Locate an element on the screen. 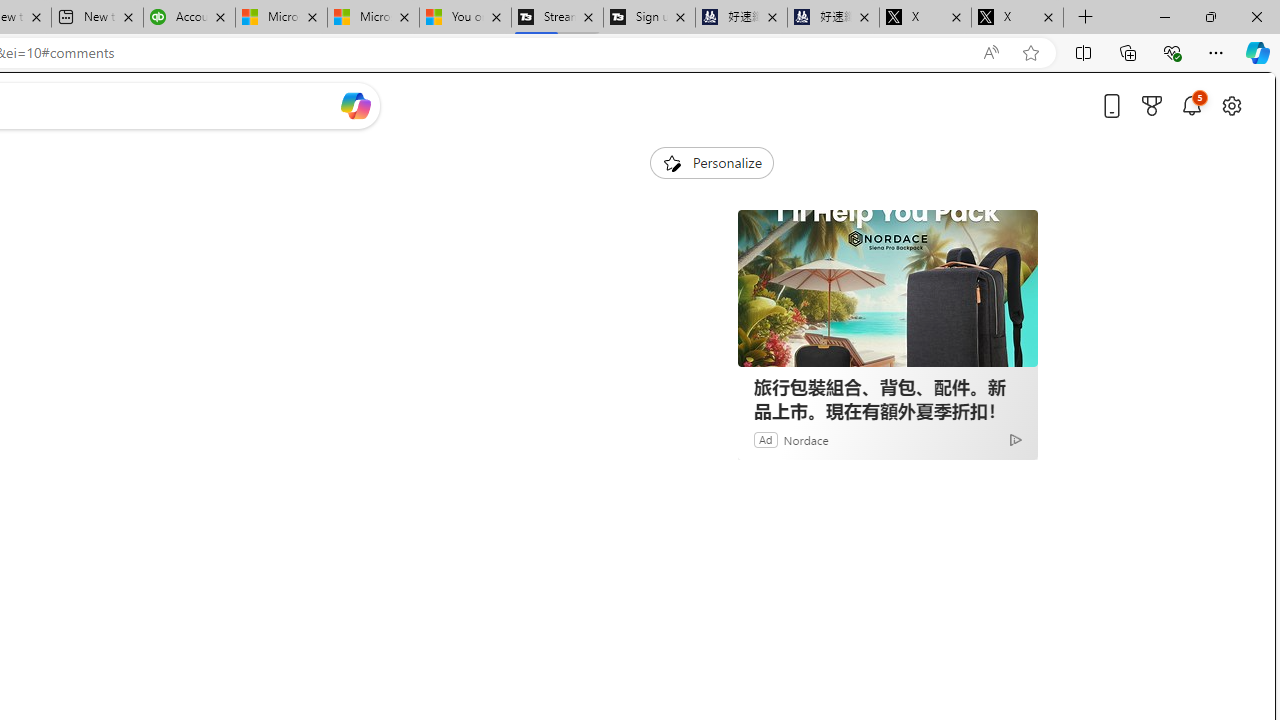 Image resolution: width=1280 pixels, height=720 pixels. 'Open Copilot' is located at coordinates (356, 105).